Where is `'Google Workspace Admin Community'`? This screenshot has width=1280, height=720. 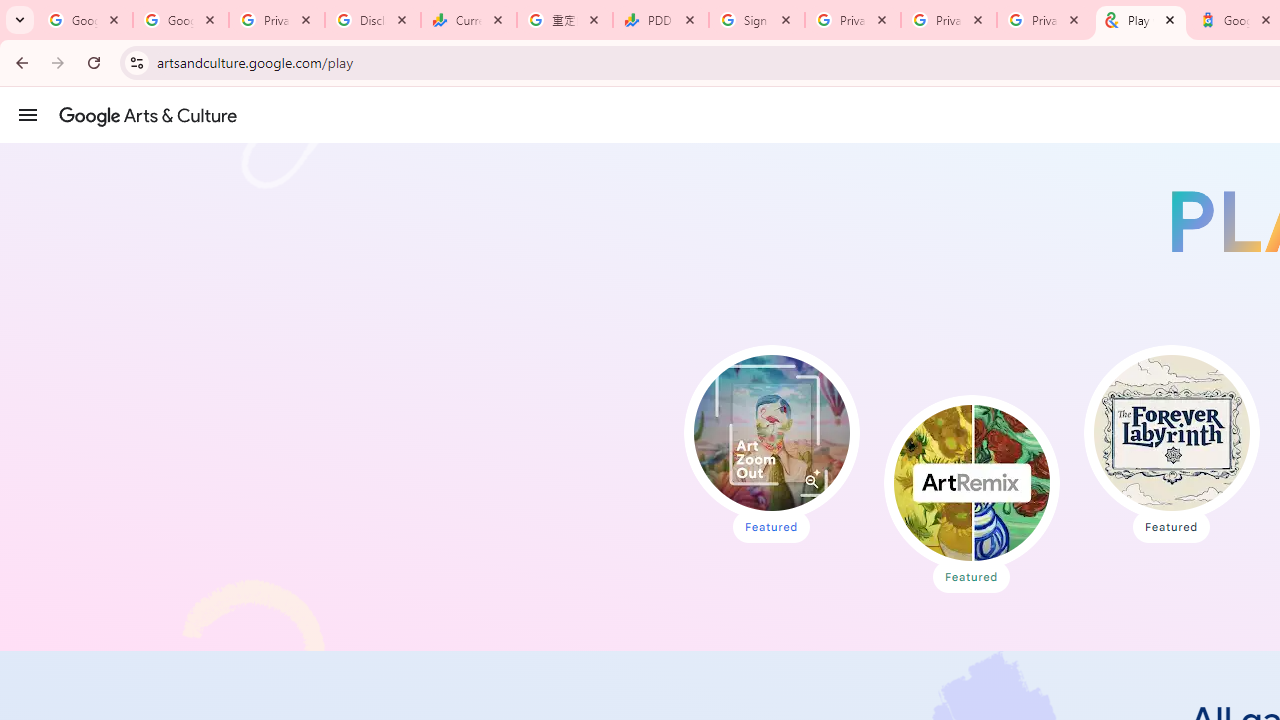
'Google Workspace Admin Community' is located at coordinates (84, 20).